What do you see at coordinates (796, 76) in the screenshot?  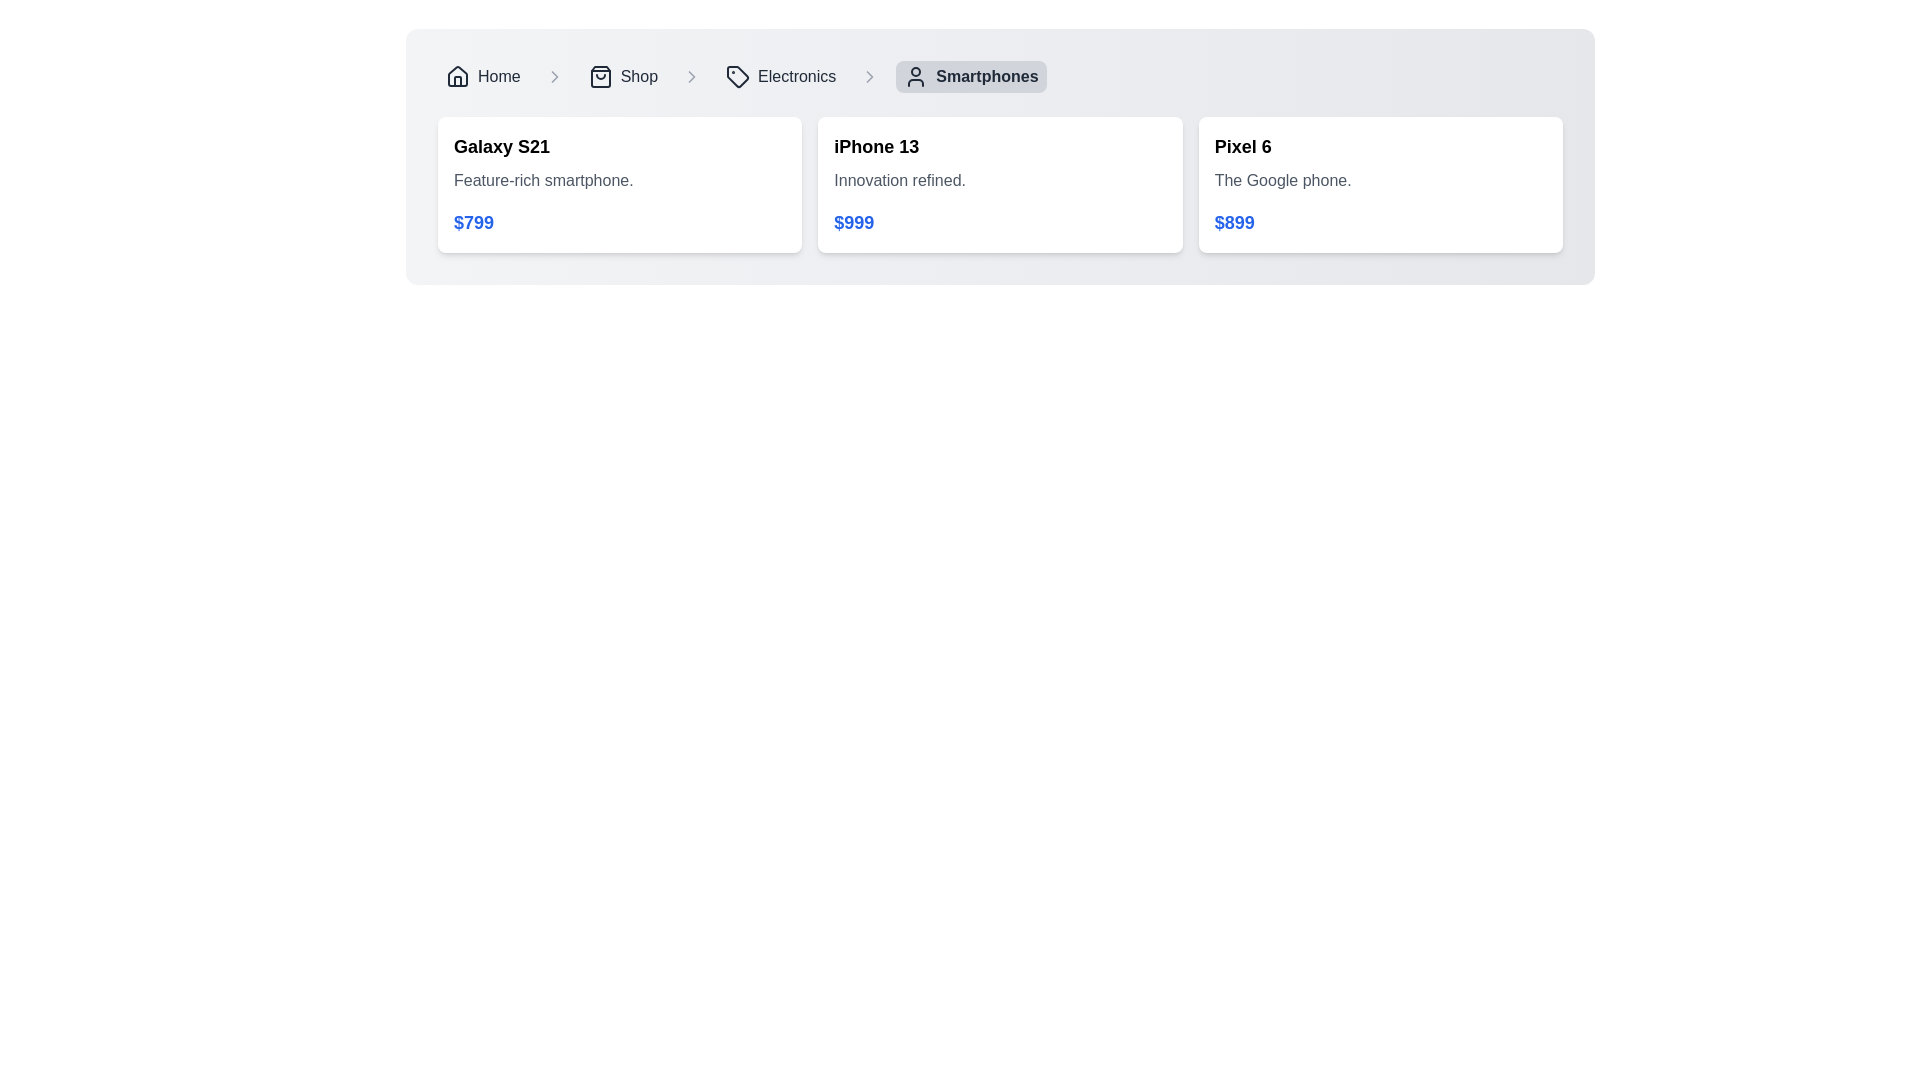 I see `the 'Electronics' label in the breadcrumb navigation bar` at bounding box center [796, 76].